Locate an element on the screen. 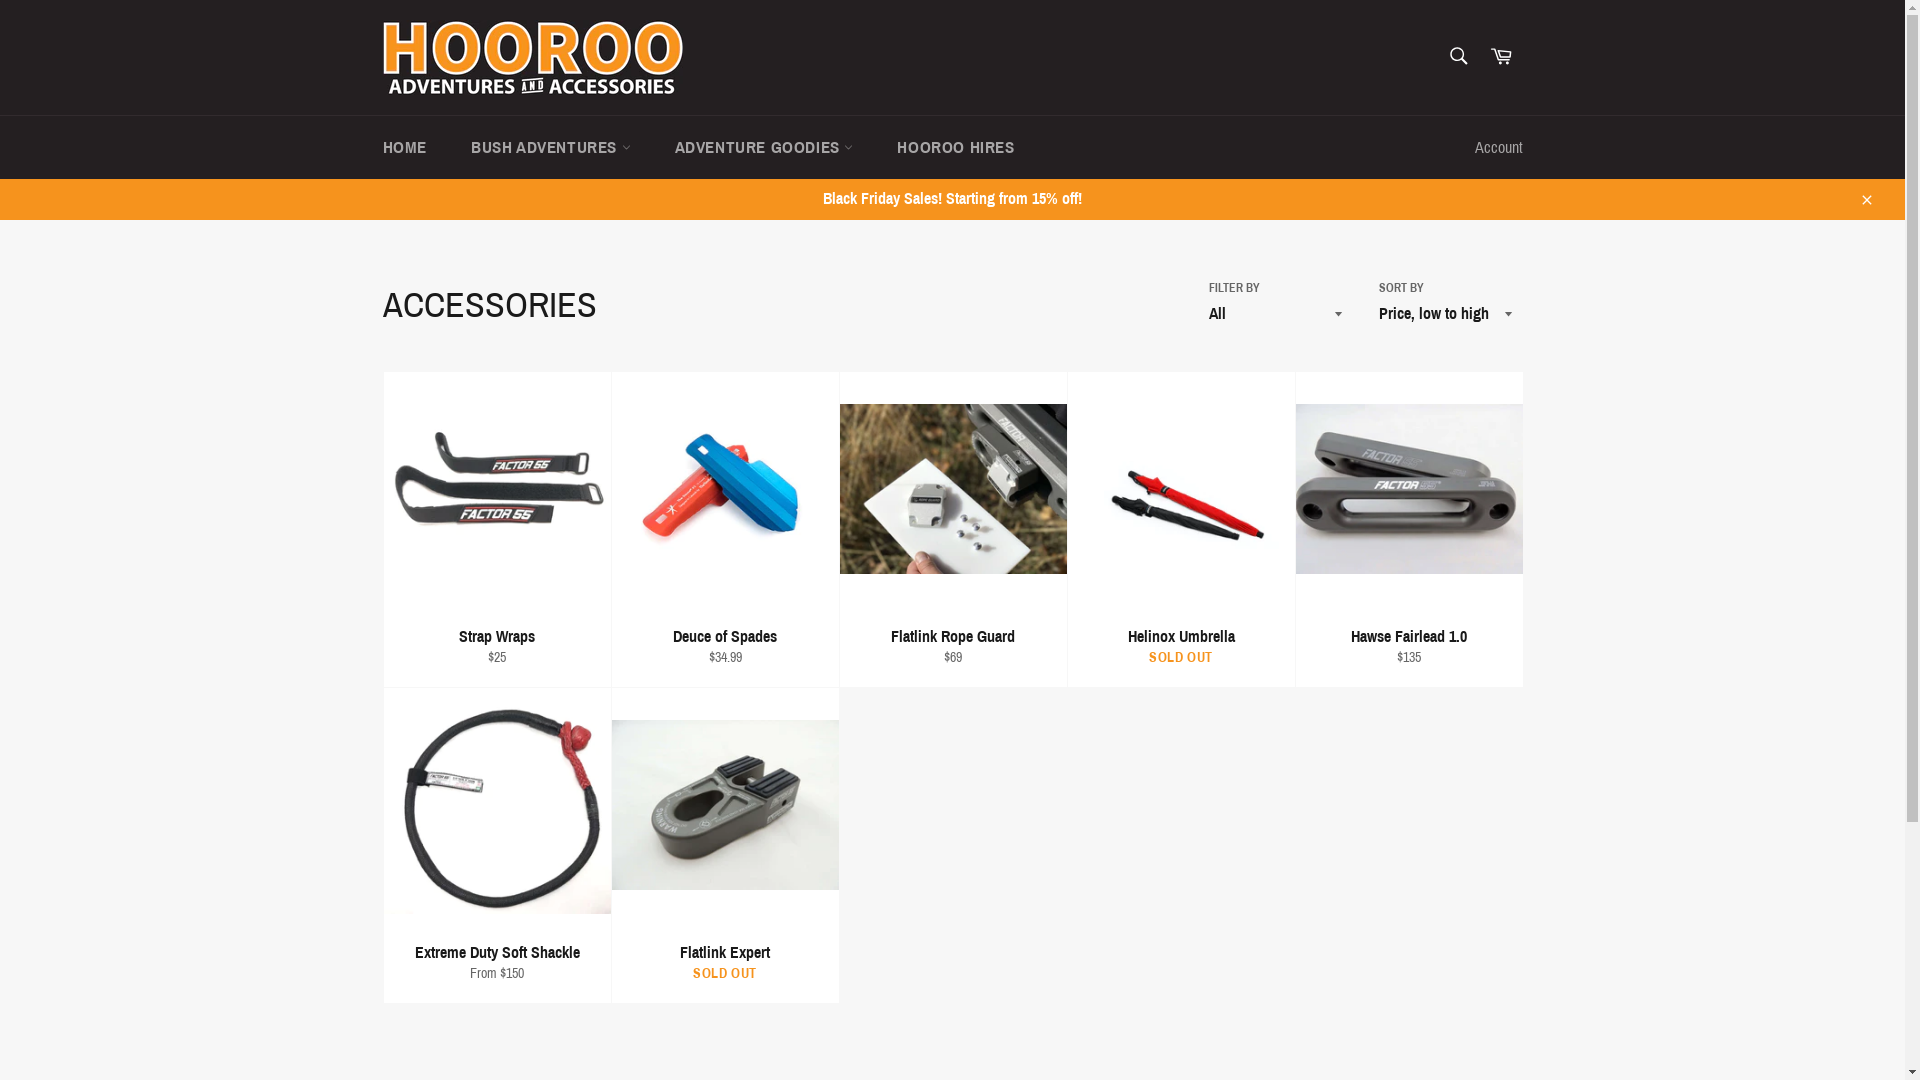 This screenshot has height=1080, width=1920. 'Helinox Umbrella is located at coordinates (1180, 528).